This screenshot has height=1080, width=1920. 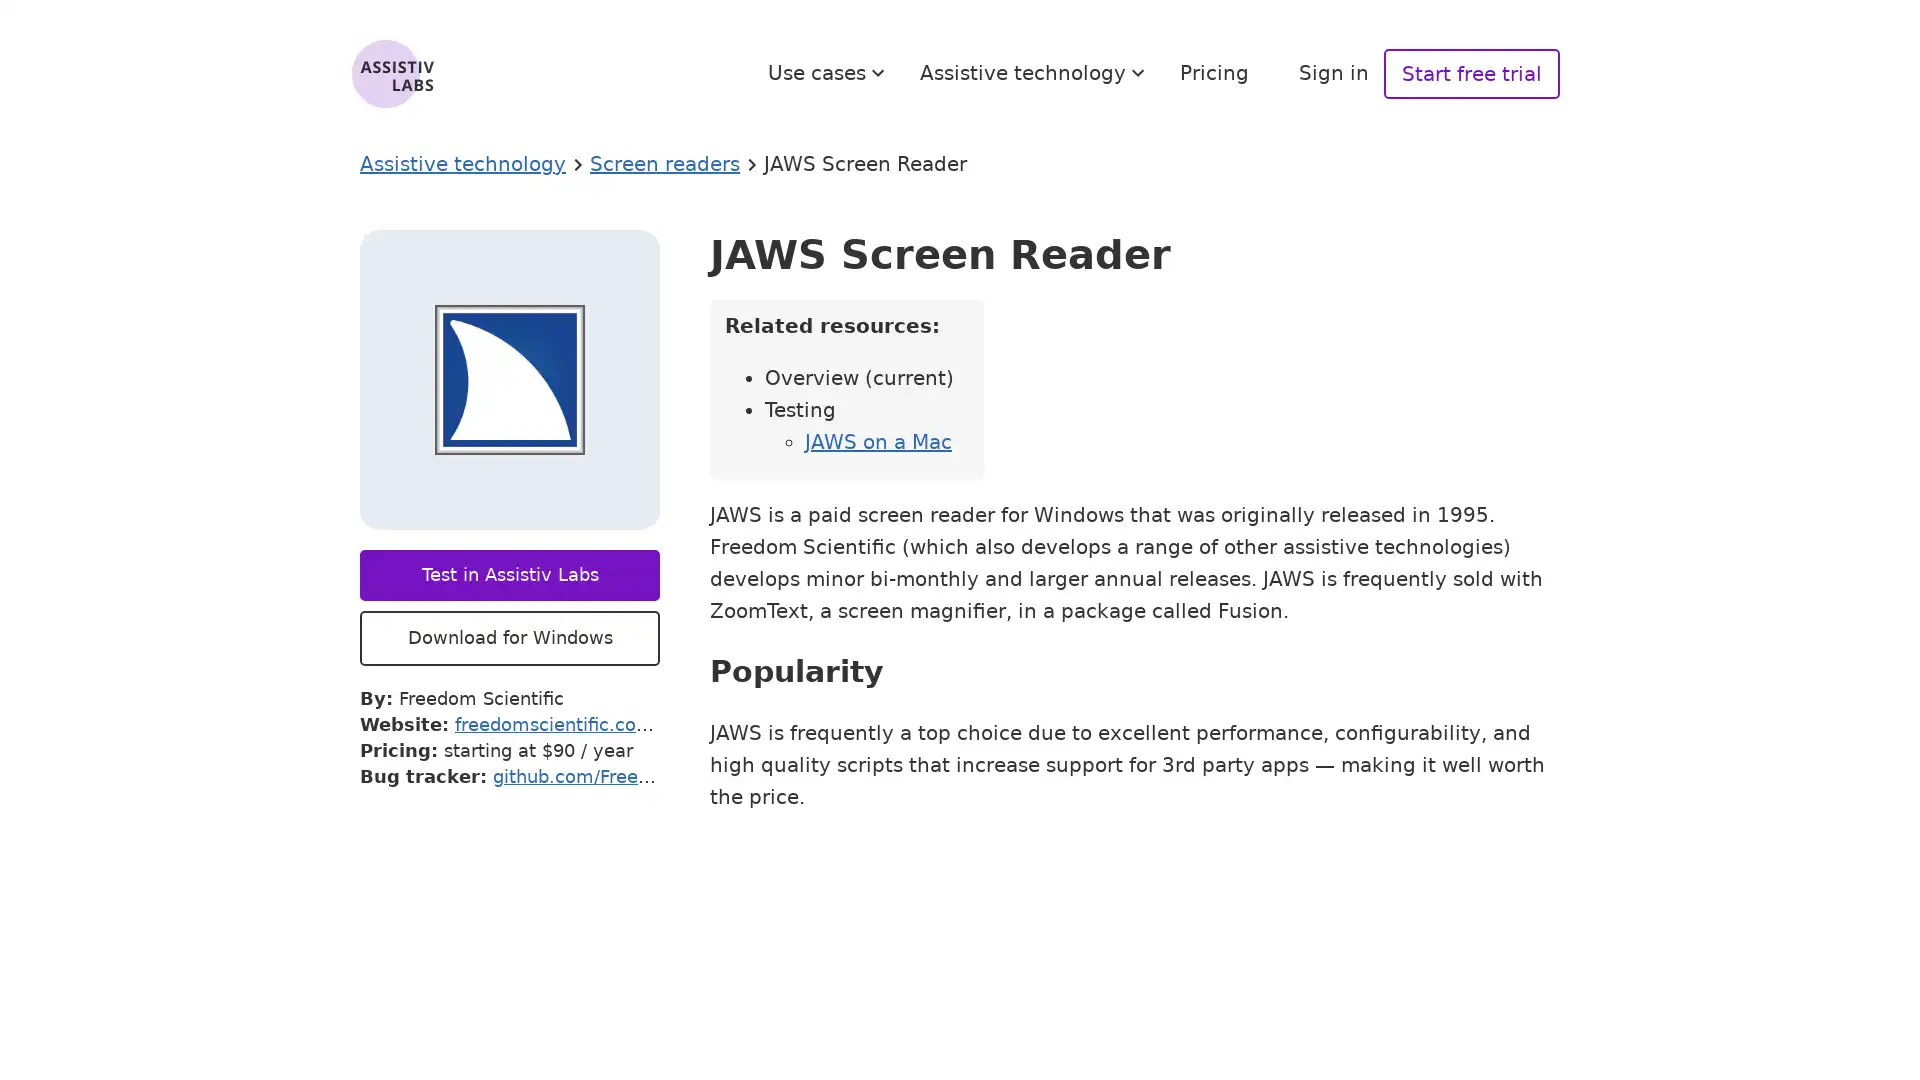 What do you see at coordinates (509, 574) in the screenshot?
I see `Test in Assistiv Labs` at bounding box center [509, 574].